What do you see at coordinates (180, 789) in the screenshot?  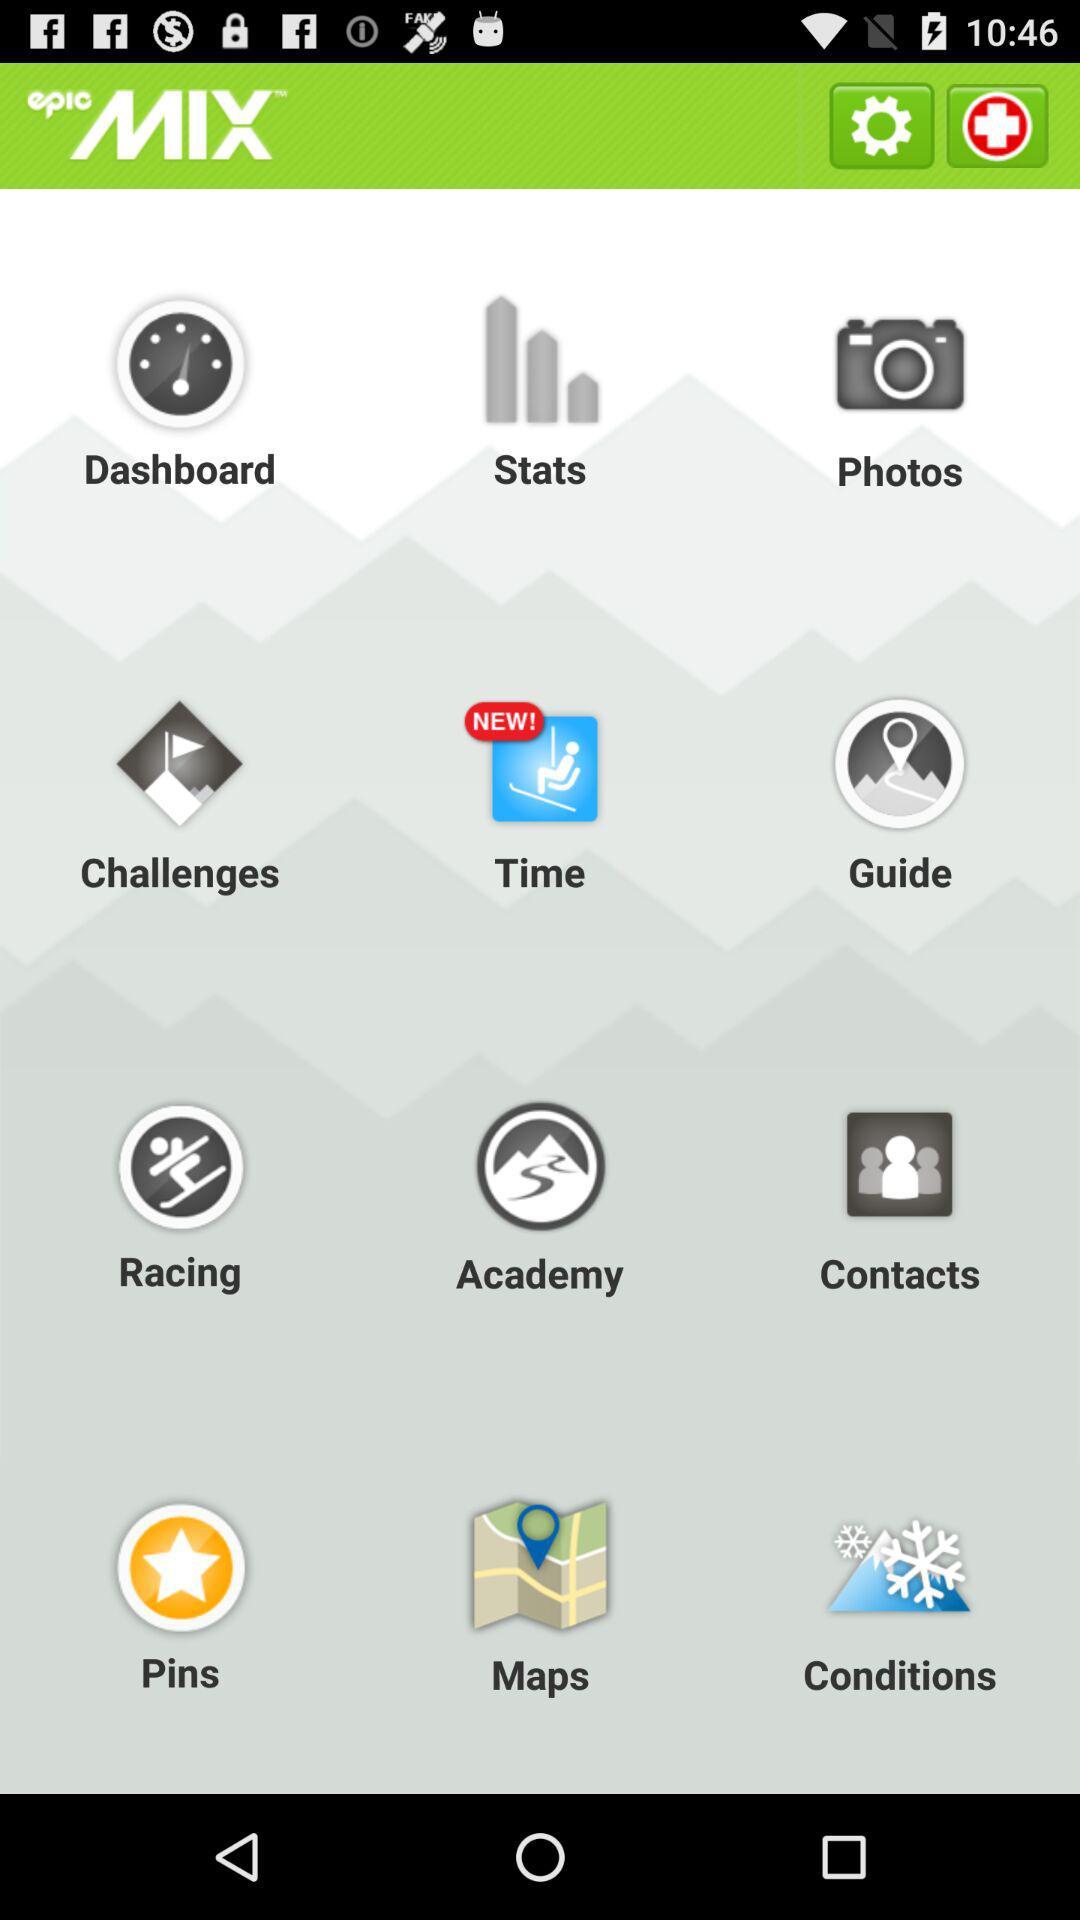 I see `button below the dashboard` at bounding box center [180, 789].